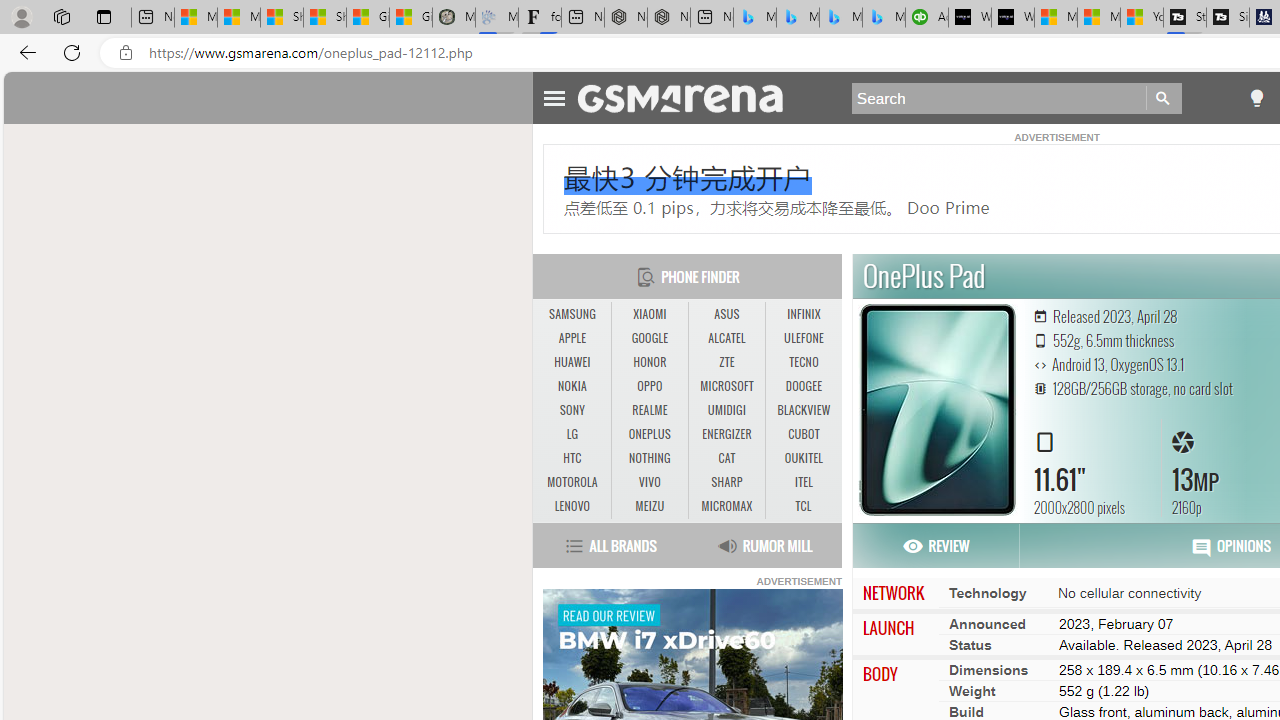  I want to click on 'OnePlus Pad MORE PICTURES', so click(936, 408).